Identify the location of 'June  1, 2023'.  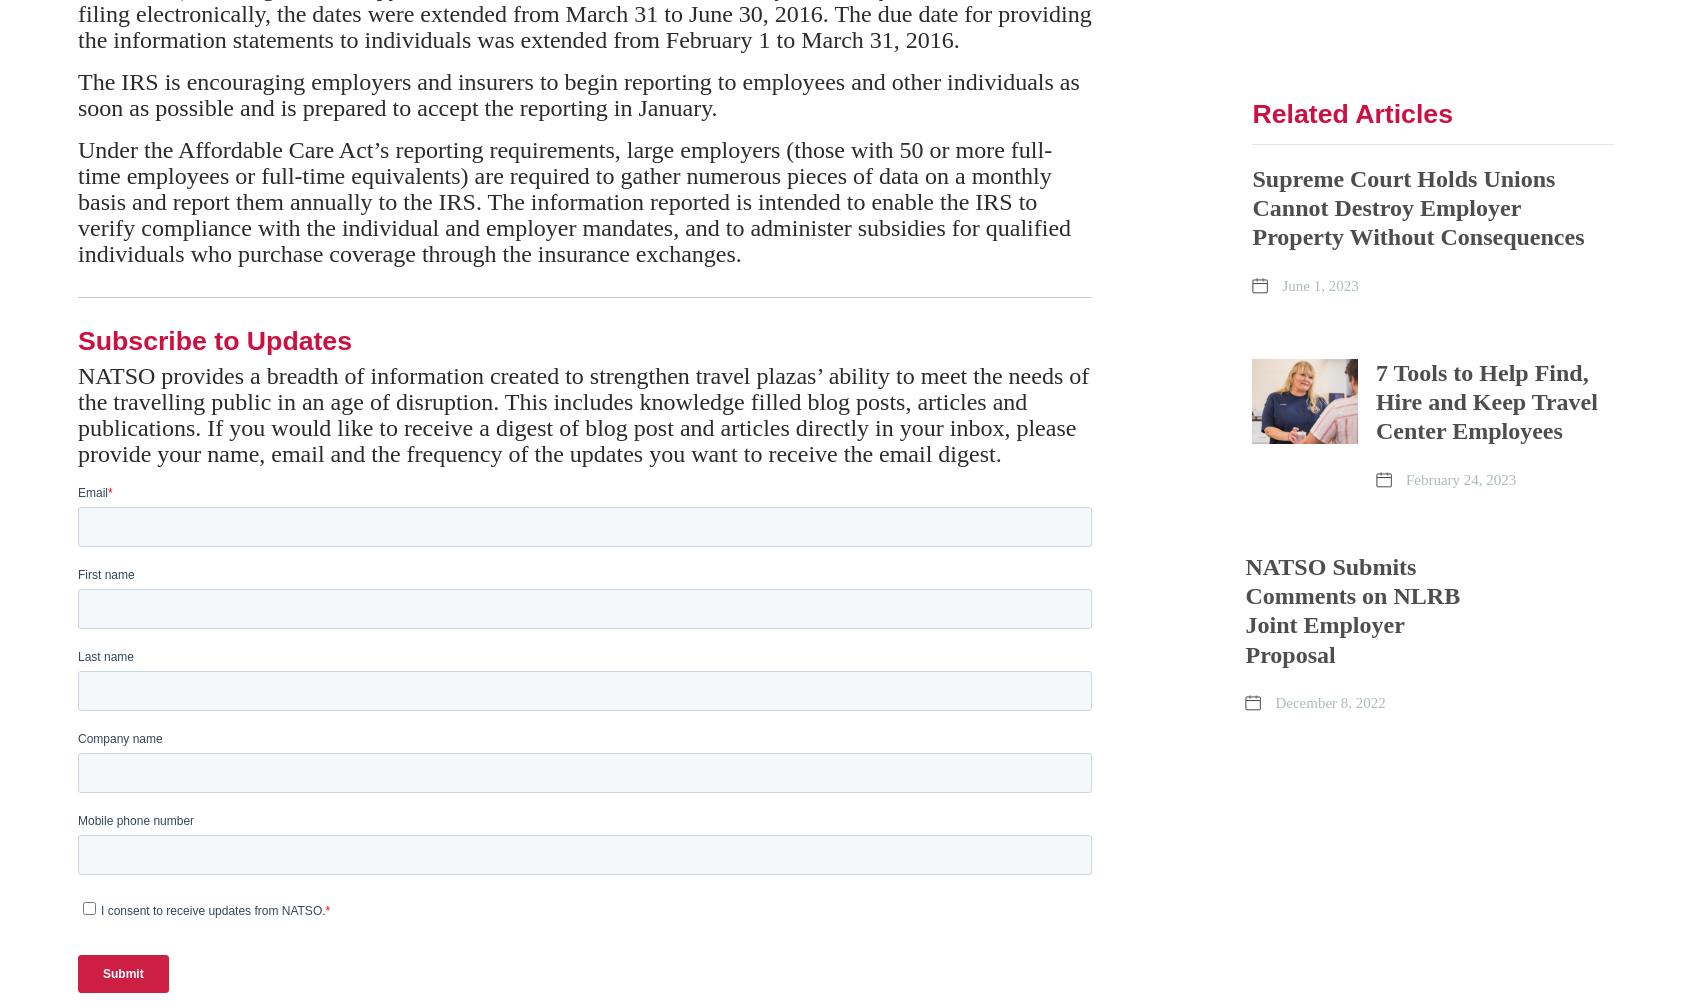
(1319, 284).